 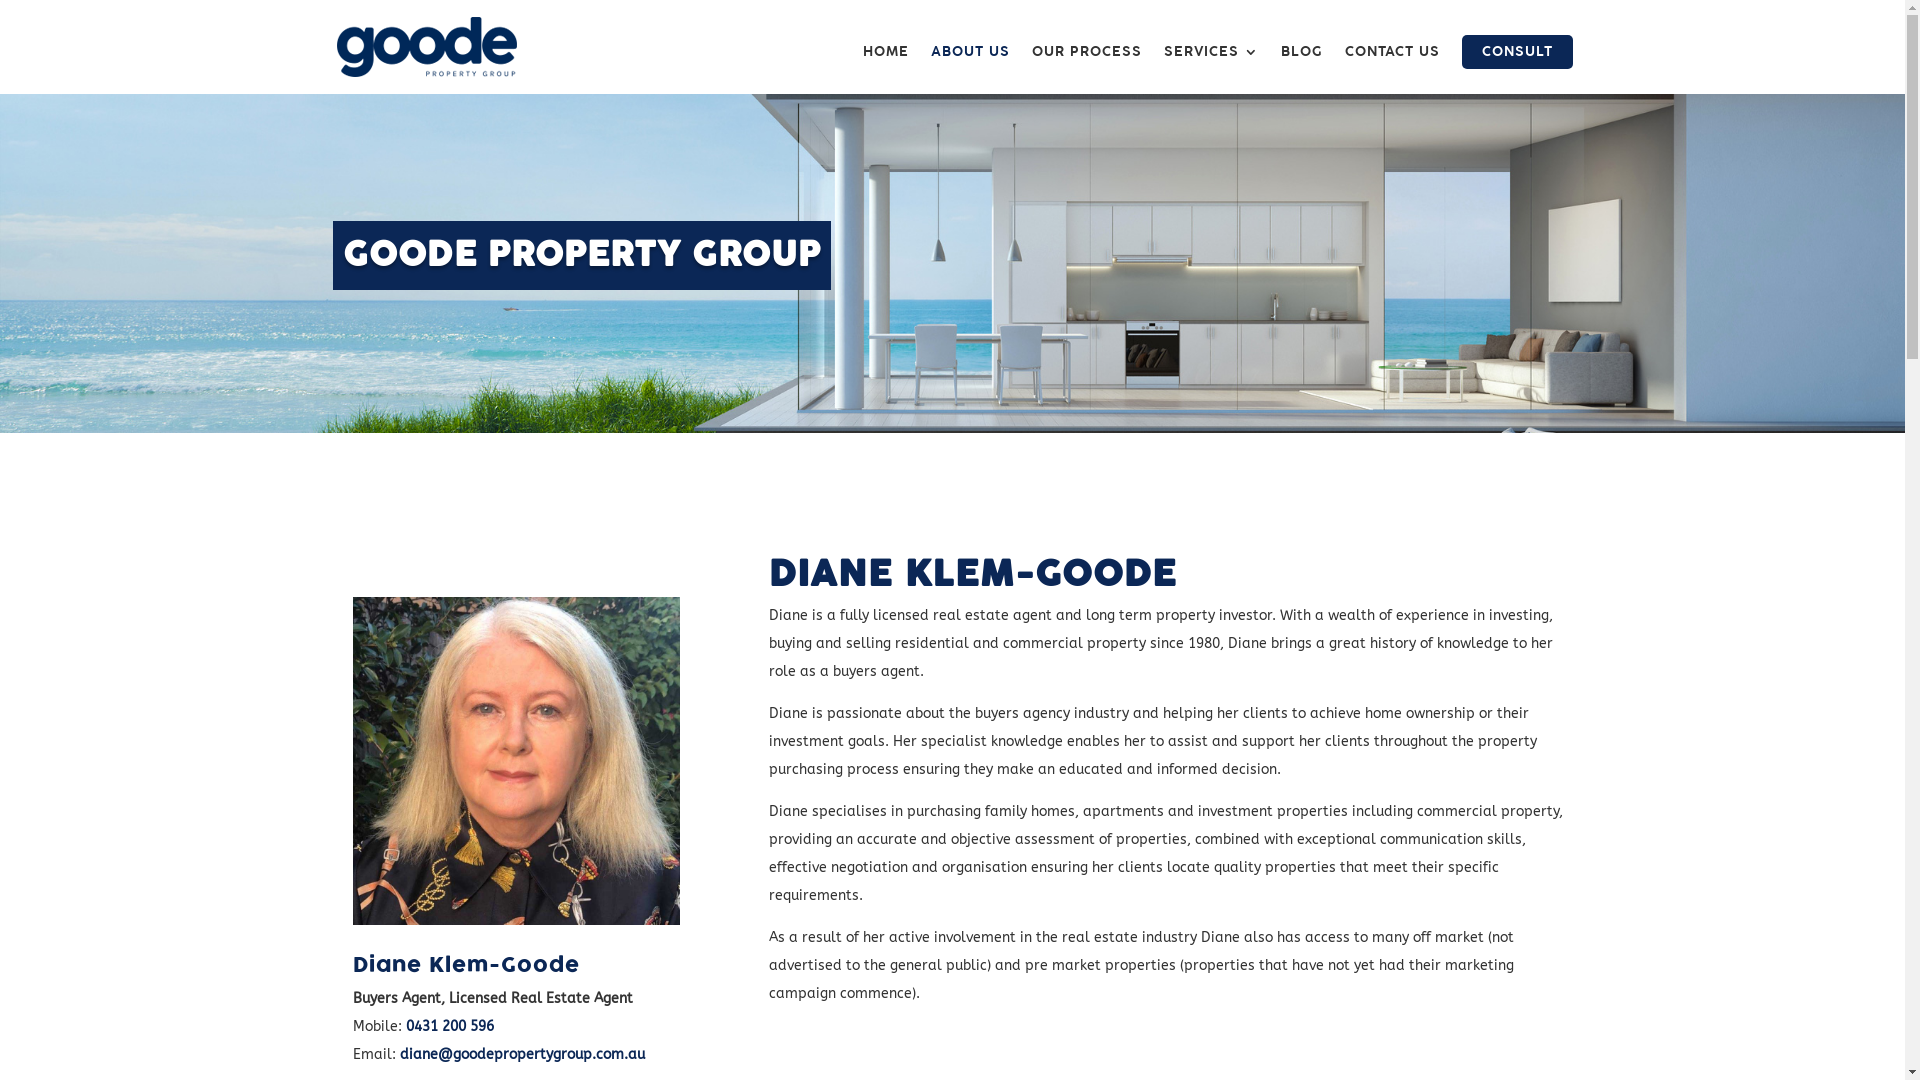 I want to click on 'diane@goodepropertygroup.com.au', so click(x=522, y=1053).